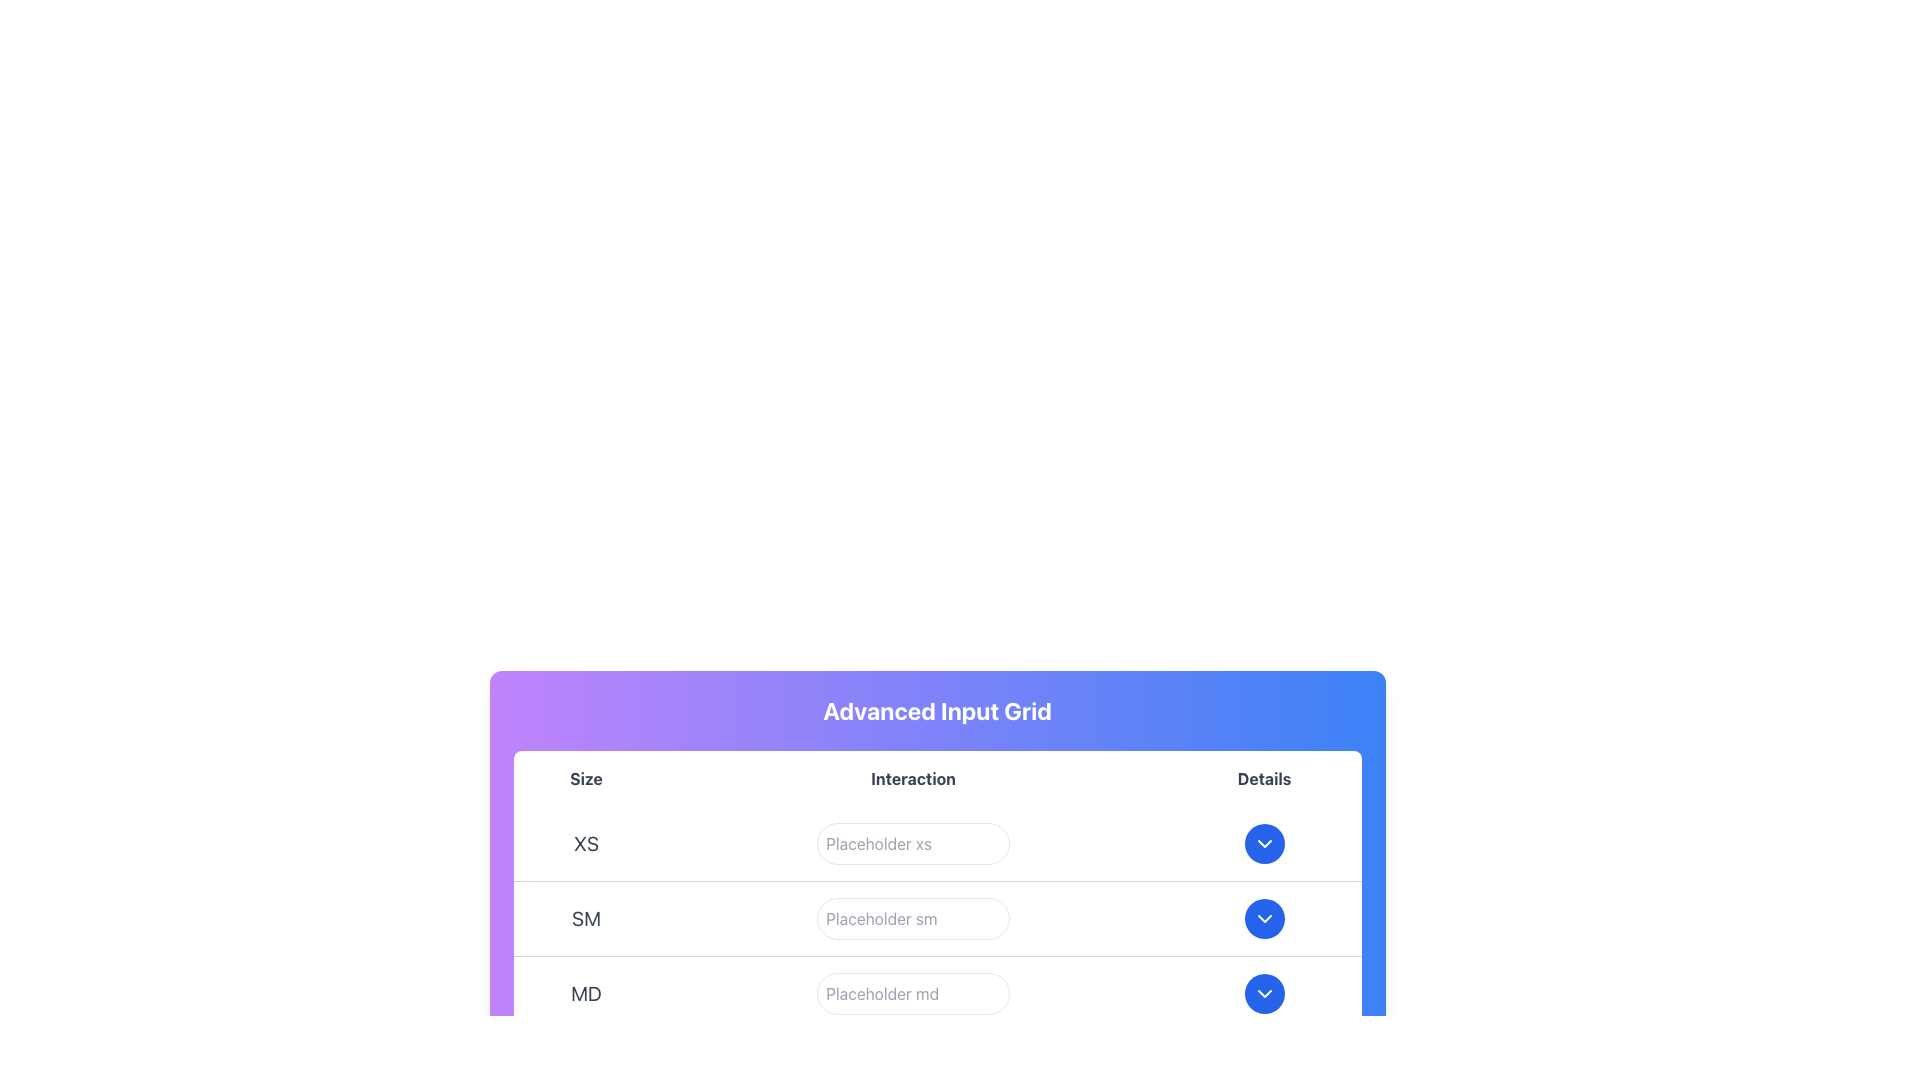  I want to click on the round-cornered, bordered text input box with placeholder text 'Placeholder sm' to focus on the input field, so click(912, 918).